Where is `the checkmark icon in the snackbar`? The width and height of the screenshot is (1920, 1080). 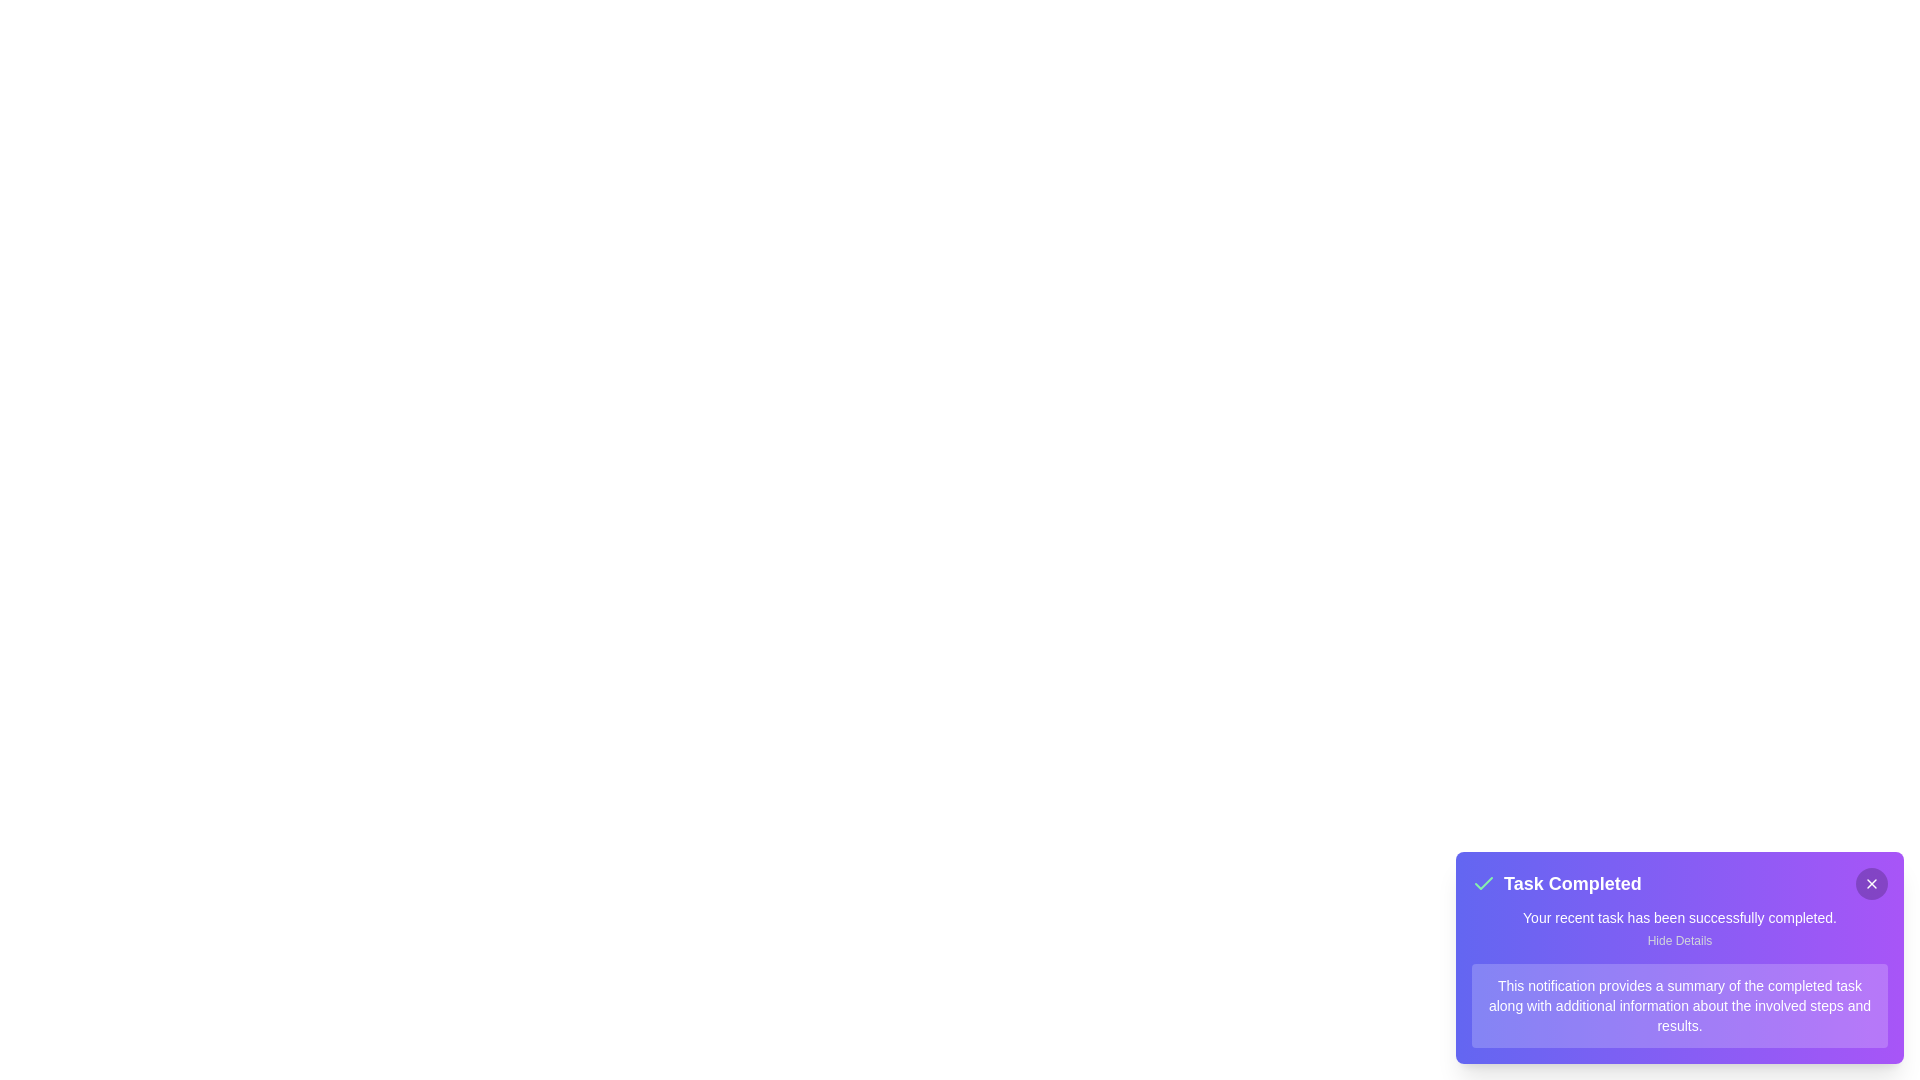 the checkmark icon in the snackbar is located at coordinates (1483, 882).